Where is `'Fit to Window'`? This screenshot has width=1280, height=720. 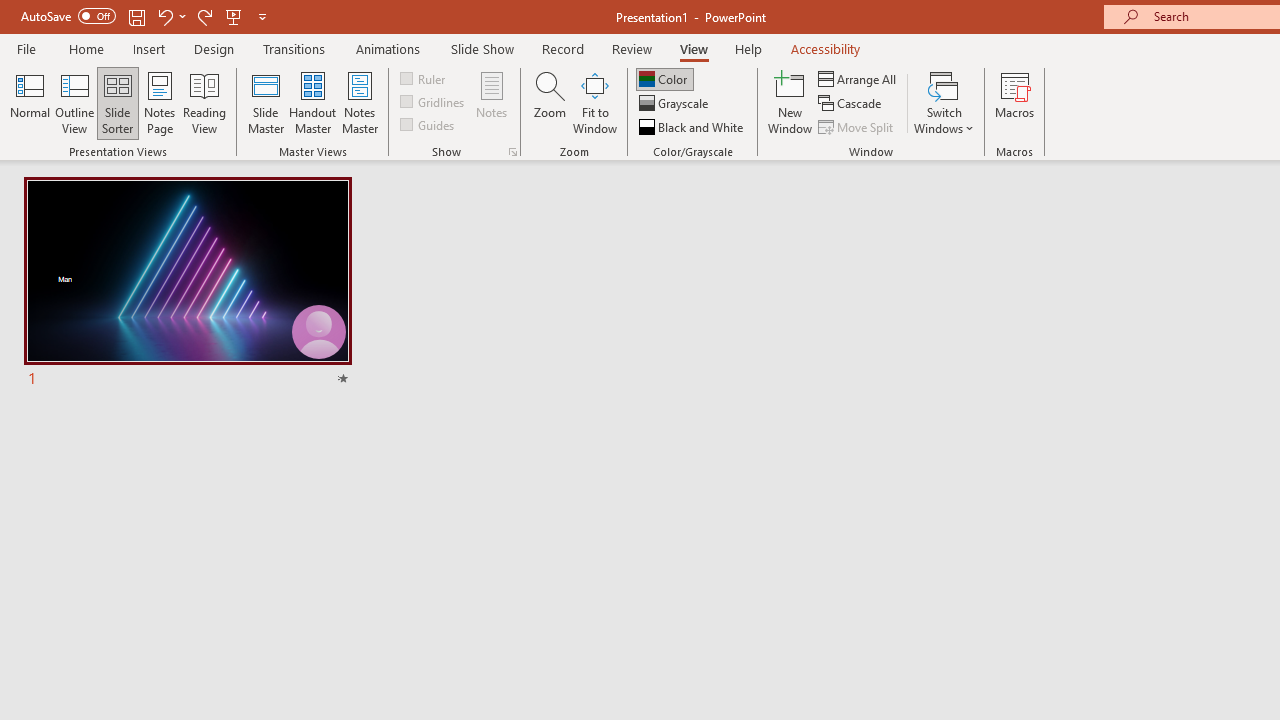
'Fit to Window' is located at coordinates (594, 103).